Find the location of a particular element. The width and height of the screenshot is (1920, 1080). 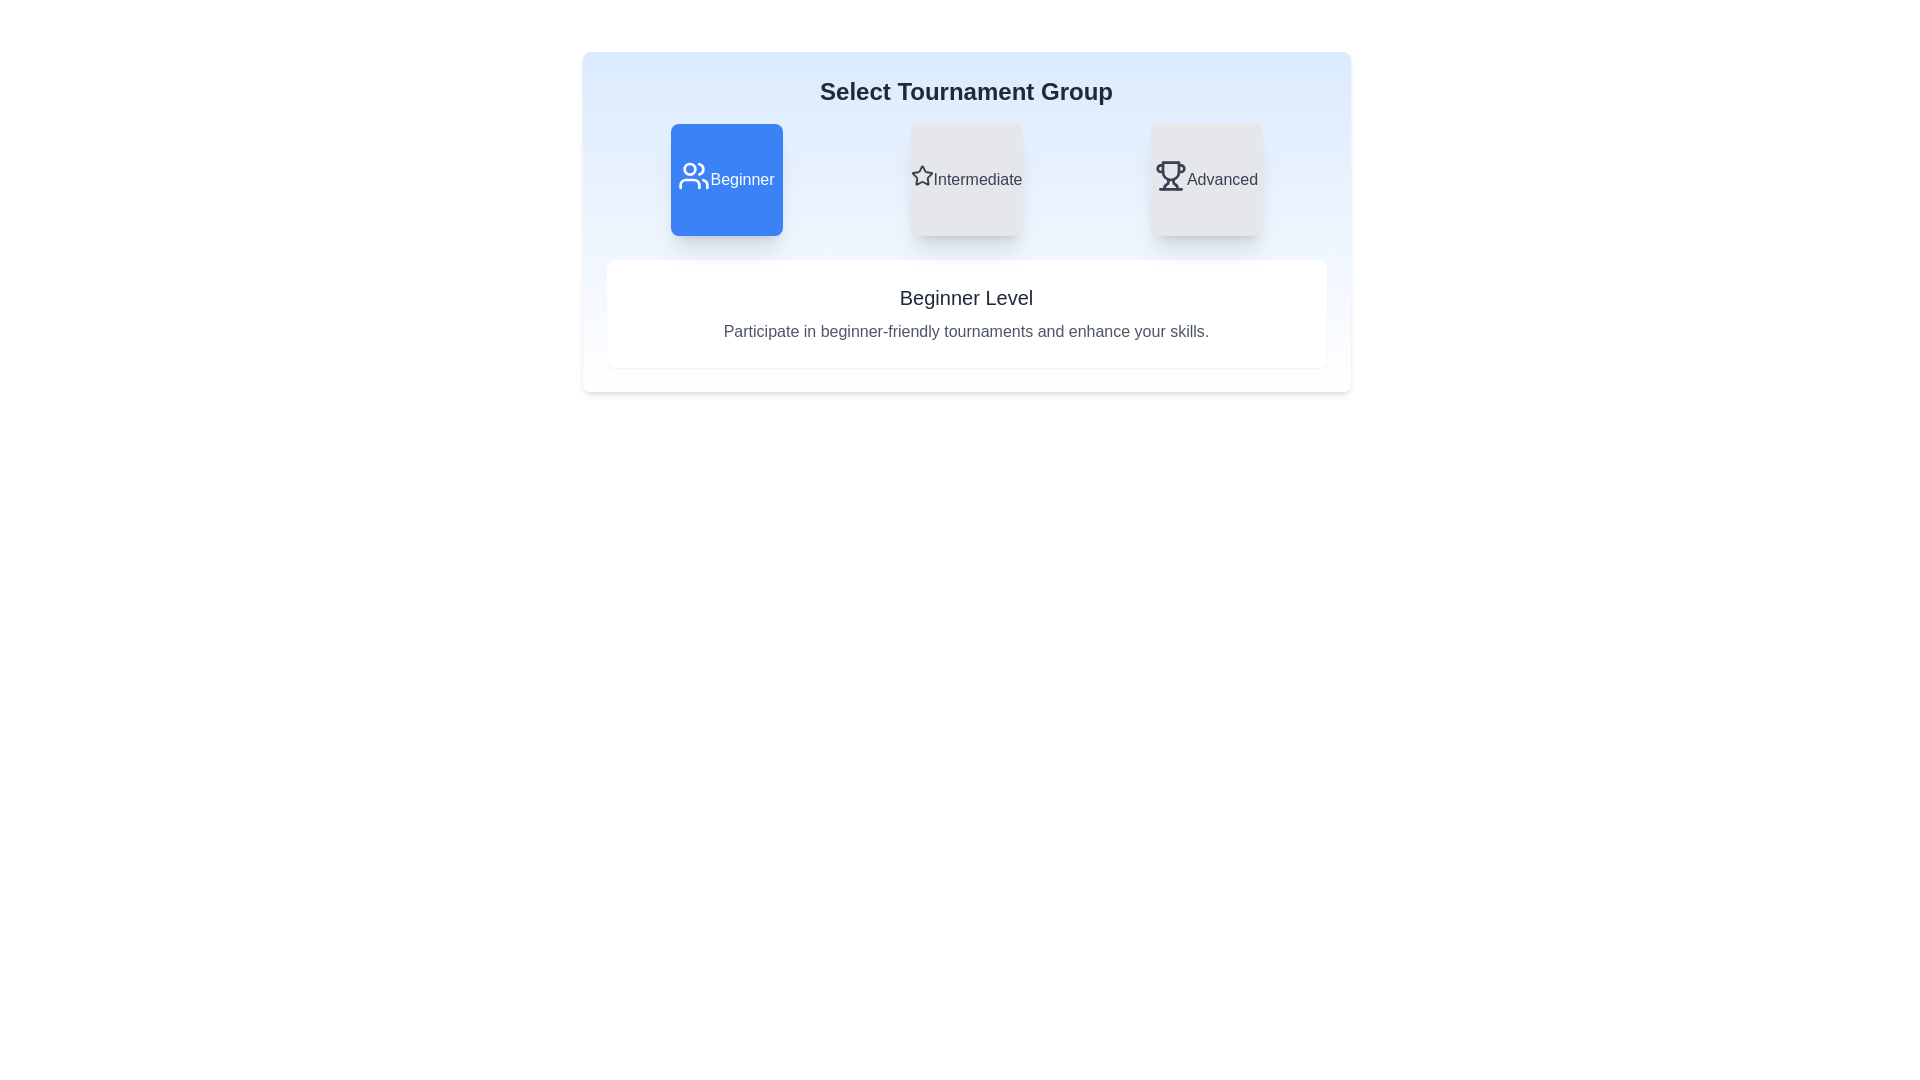

the Informational Section displaying the title 'Beginner Level' and the description 'Participate in beginner-friendly tournaments and enhance your skills.' is located at coordinates (966, 313).